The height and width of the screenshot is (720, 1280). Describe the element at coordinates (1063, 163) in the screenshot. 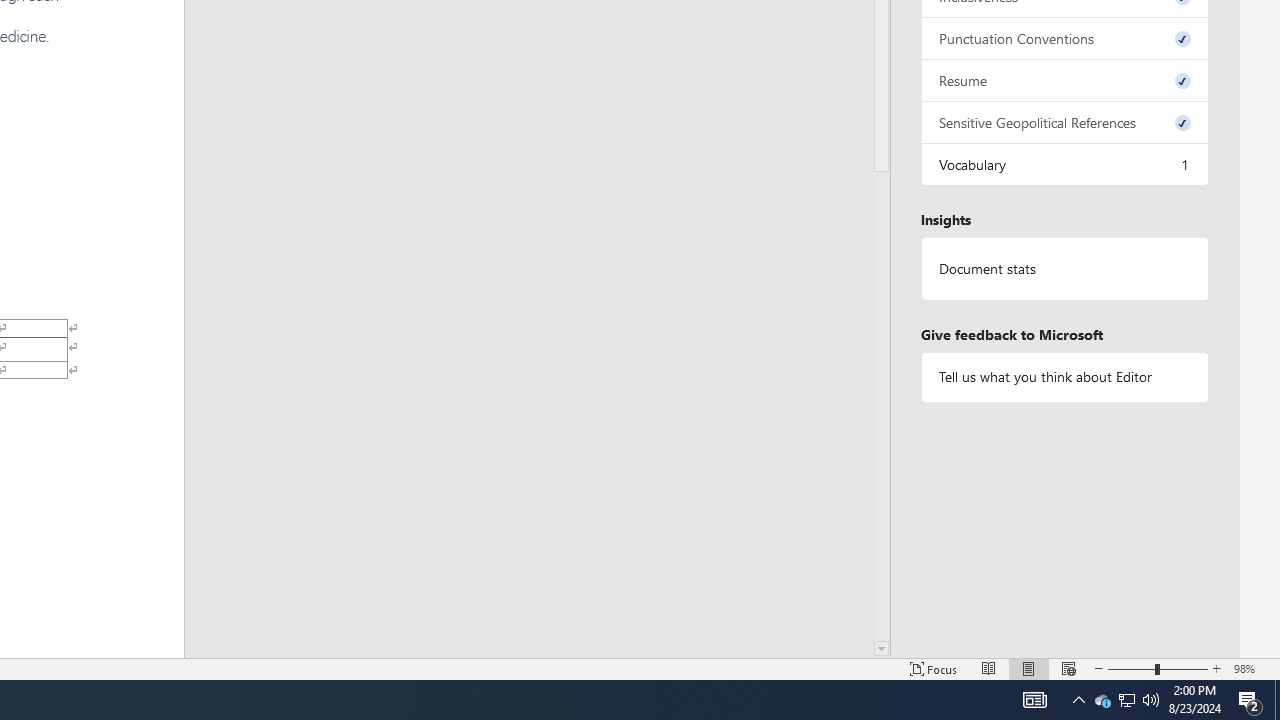

I see `'Vocabulary, 1 issue. Press space or enter to review items.'` at that location.